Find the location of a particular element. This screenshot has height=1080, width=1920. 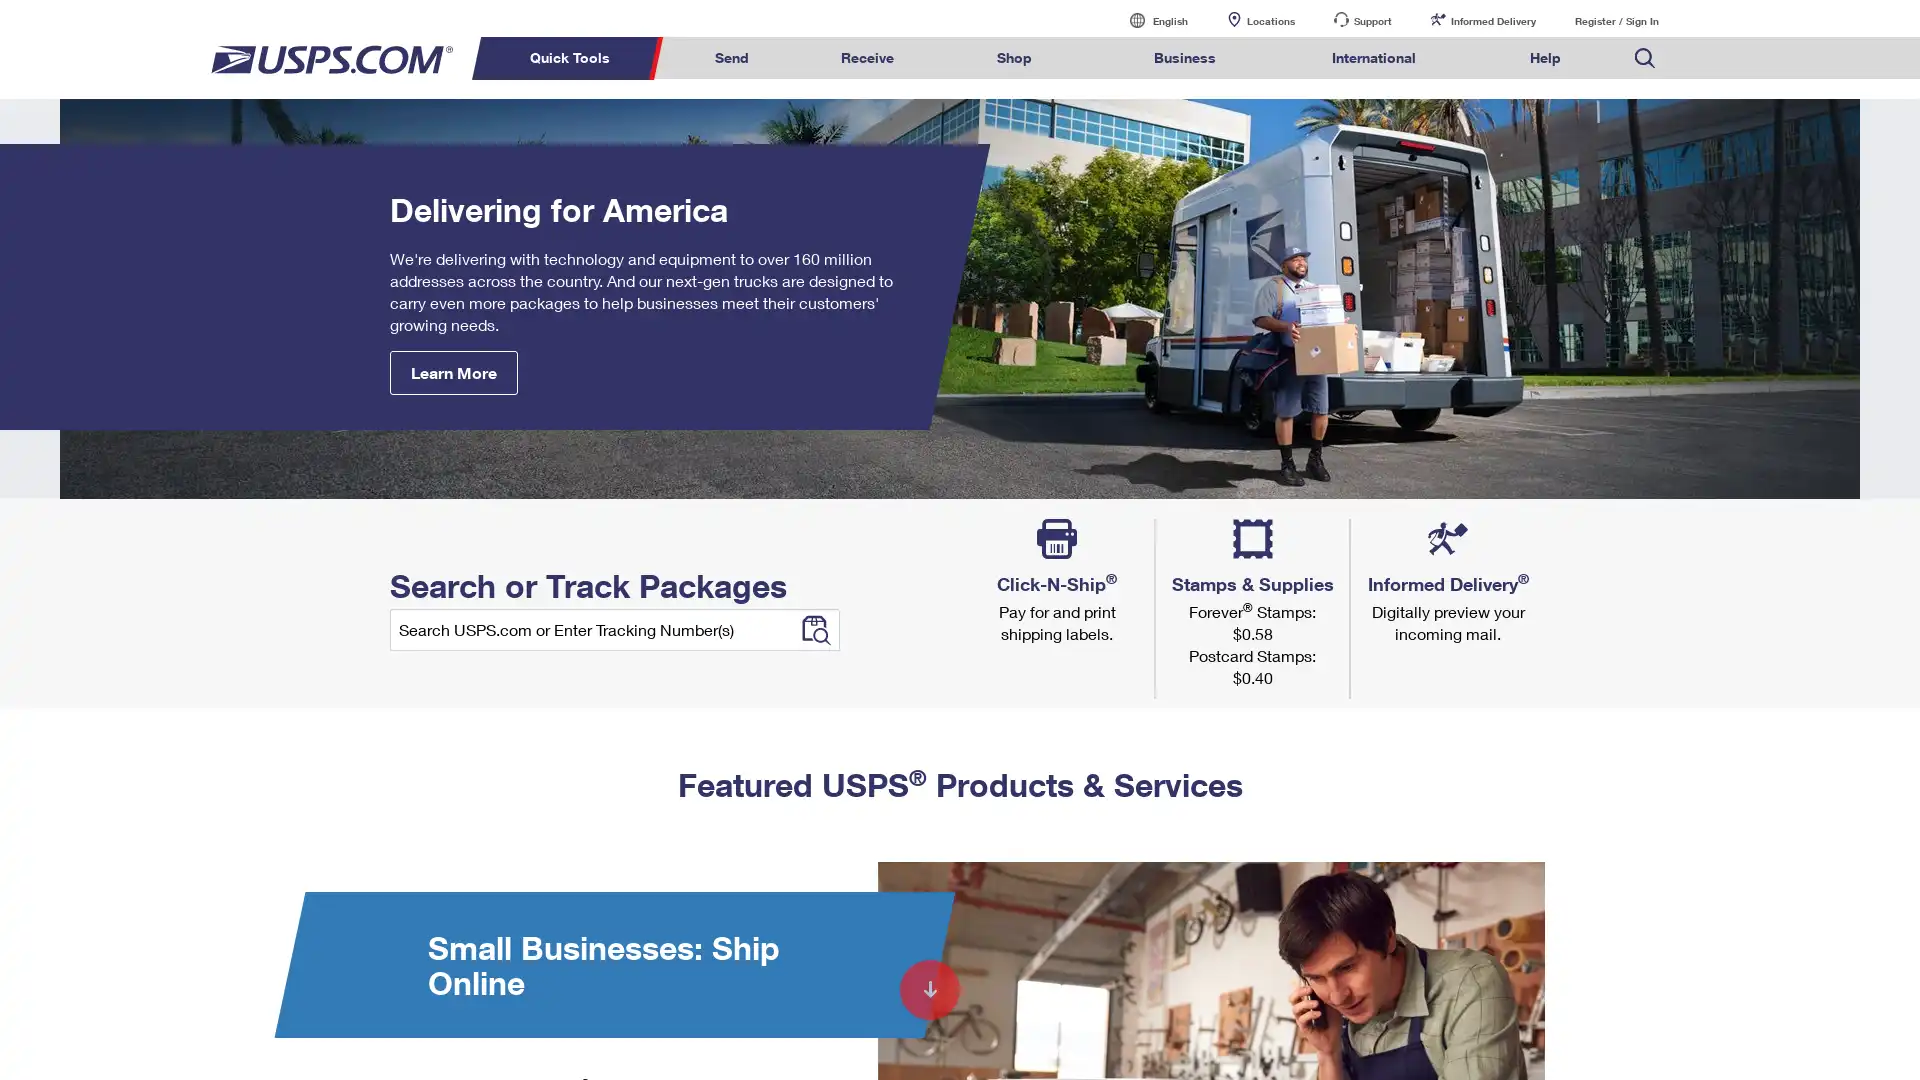

Search is located at coordinates (1652, 519).